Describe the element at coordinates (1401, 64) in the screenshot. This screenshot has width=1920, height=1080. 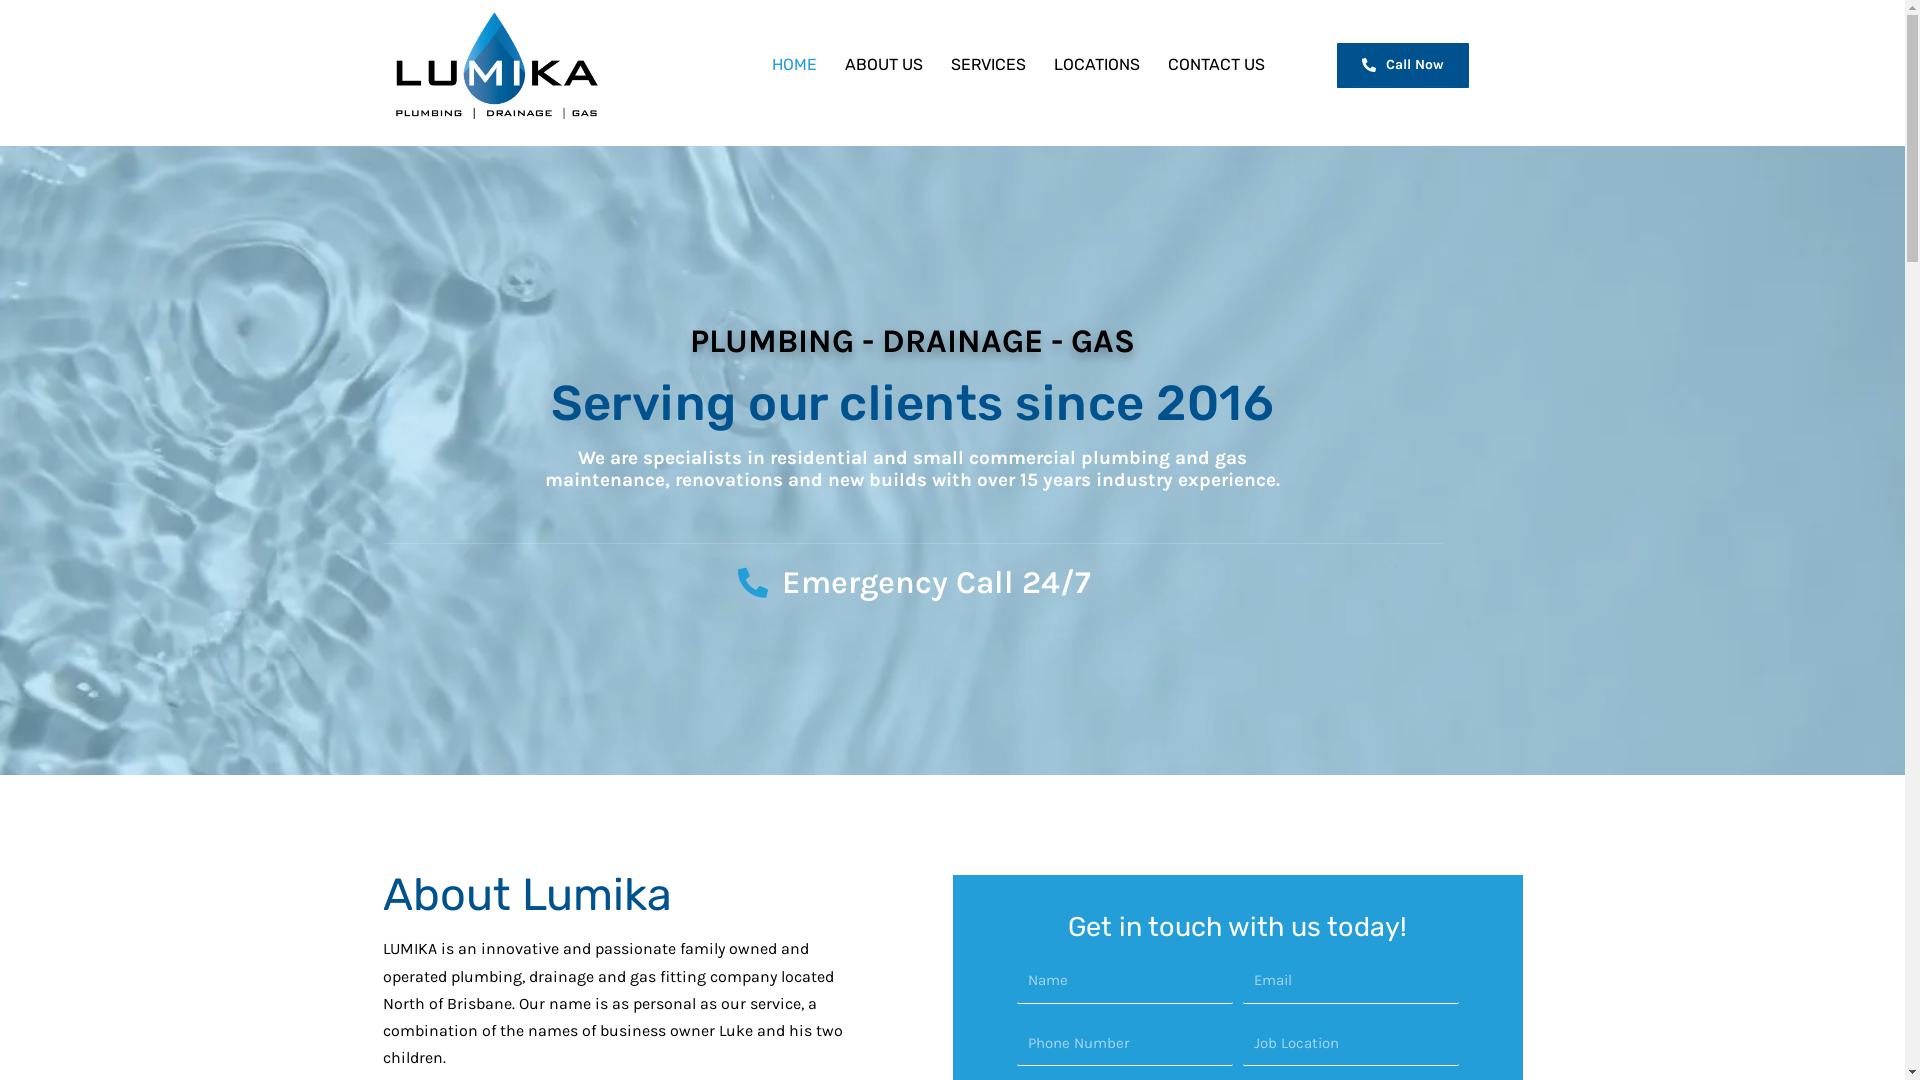
I see `'Call Now'` at that location.